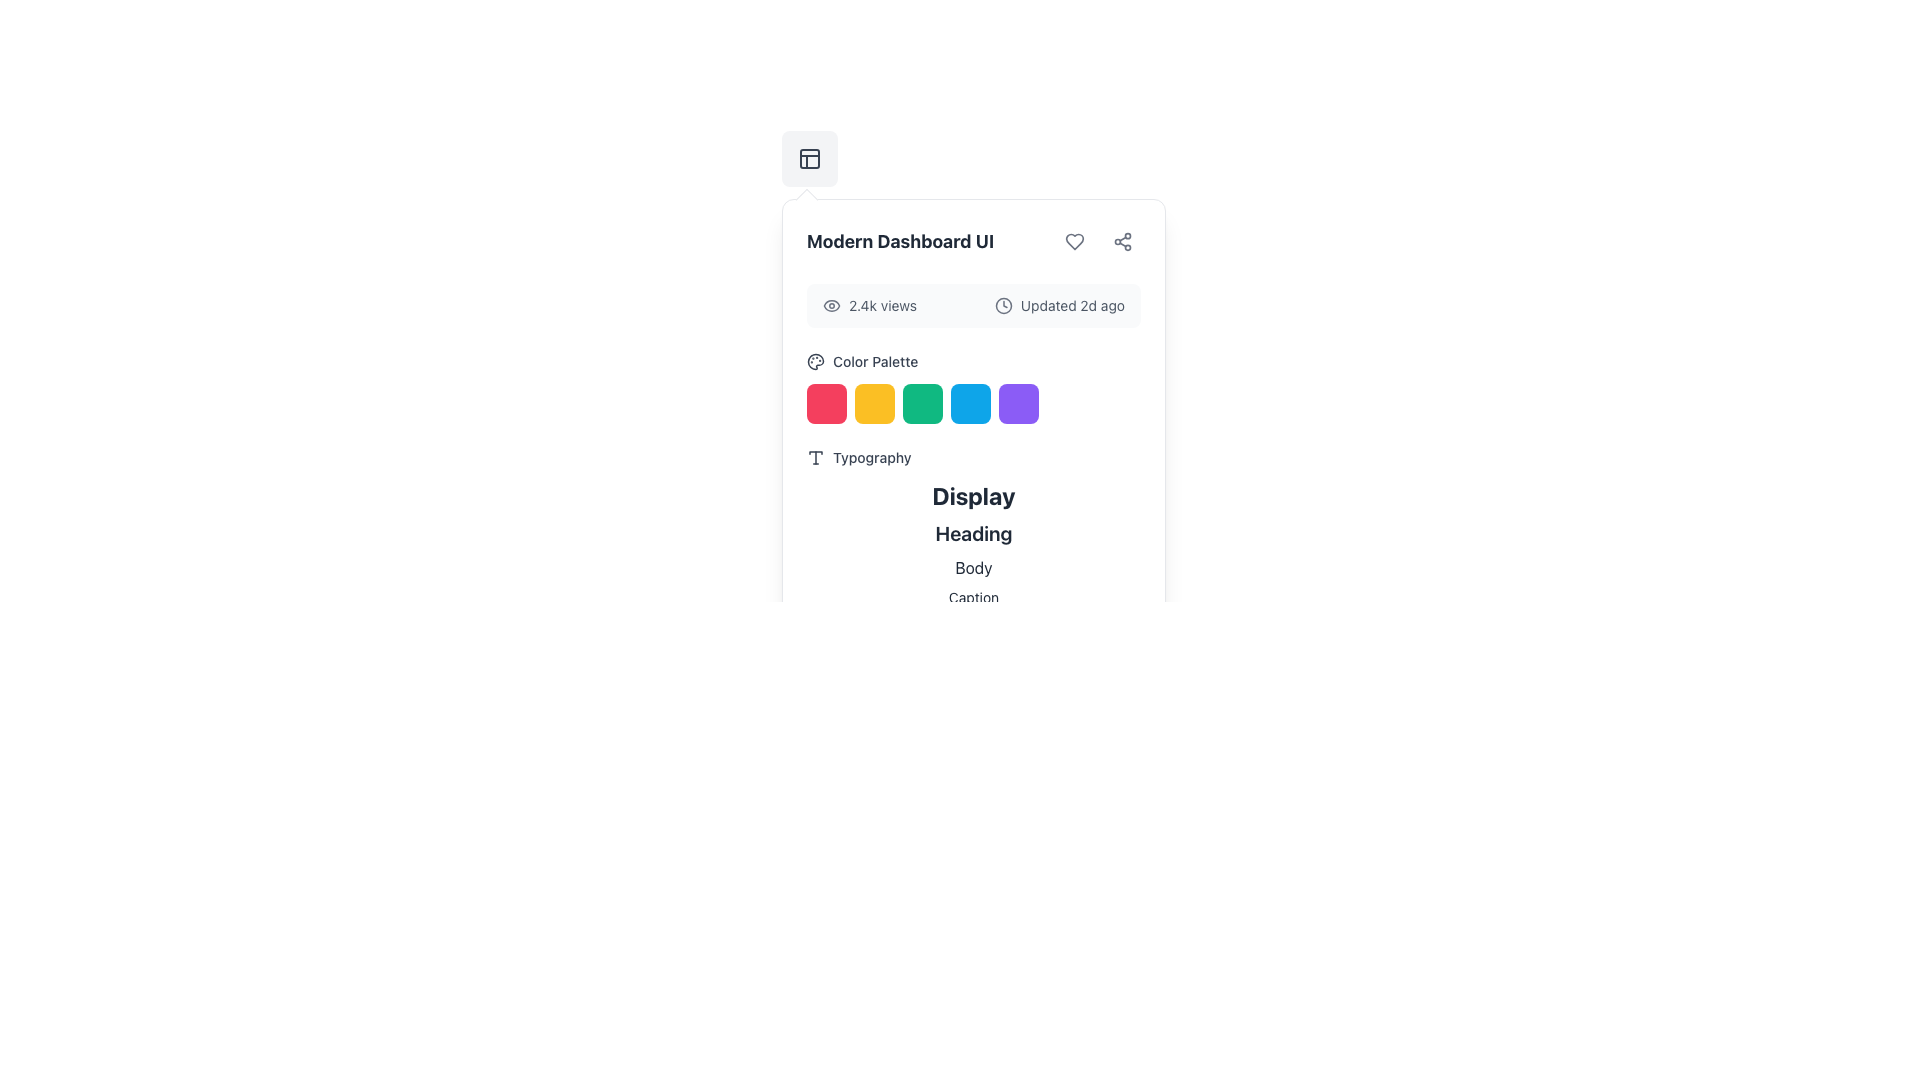  I want to click on the palette icon graphic element, which is the last of its siblings in the graphical depiction of a palette, so click(815, 362).